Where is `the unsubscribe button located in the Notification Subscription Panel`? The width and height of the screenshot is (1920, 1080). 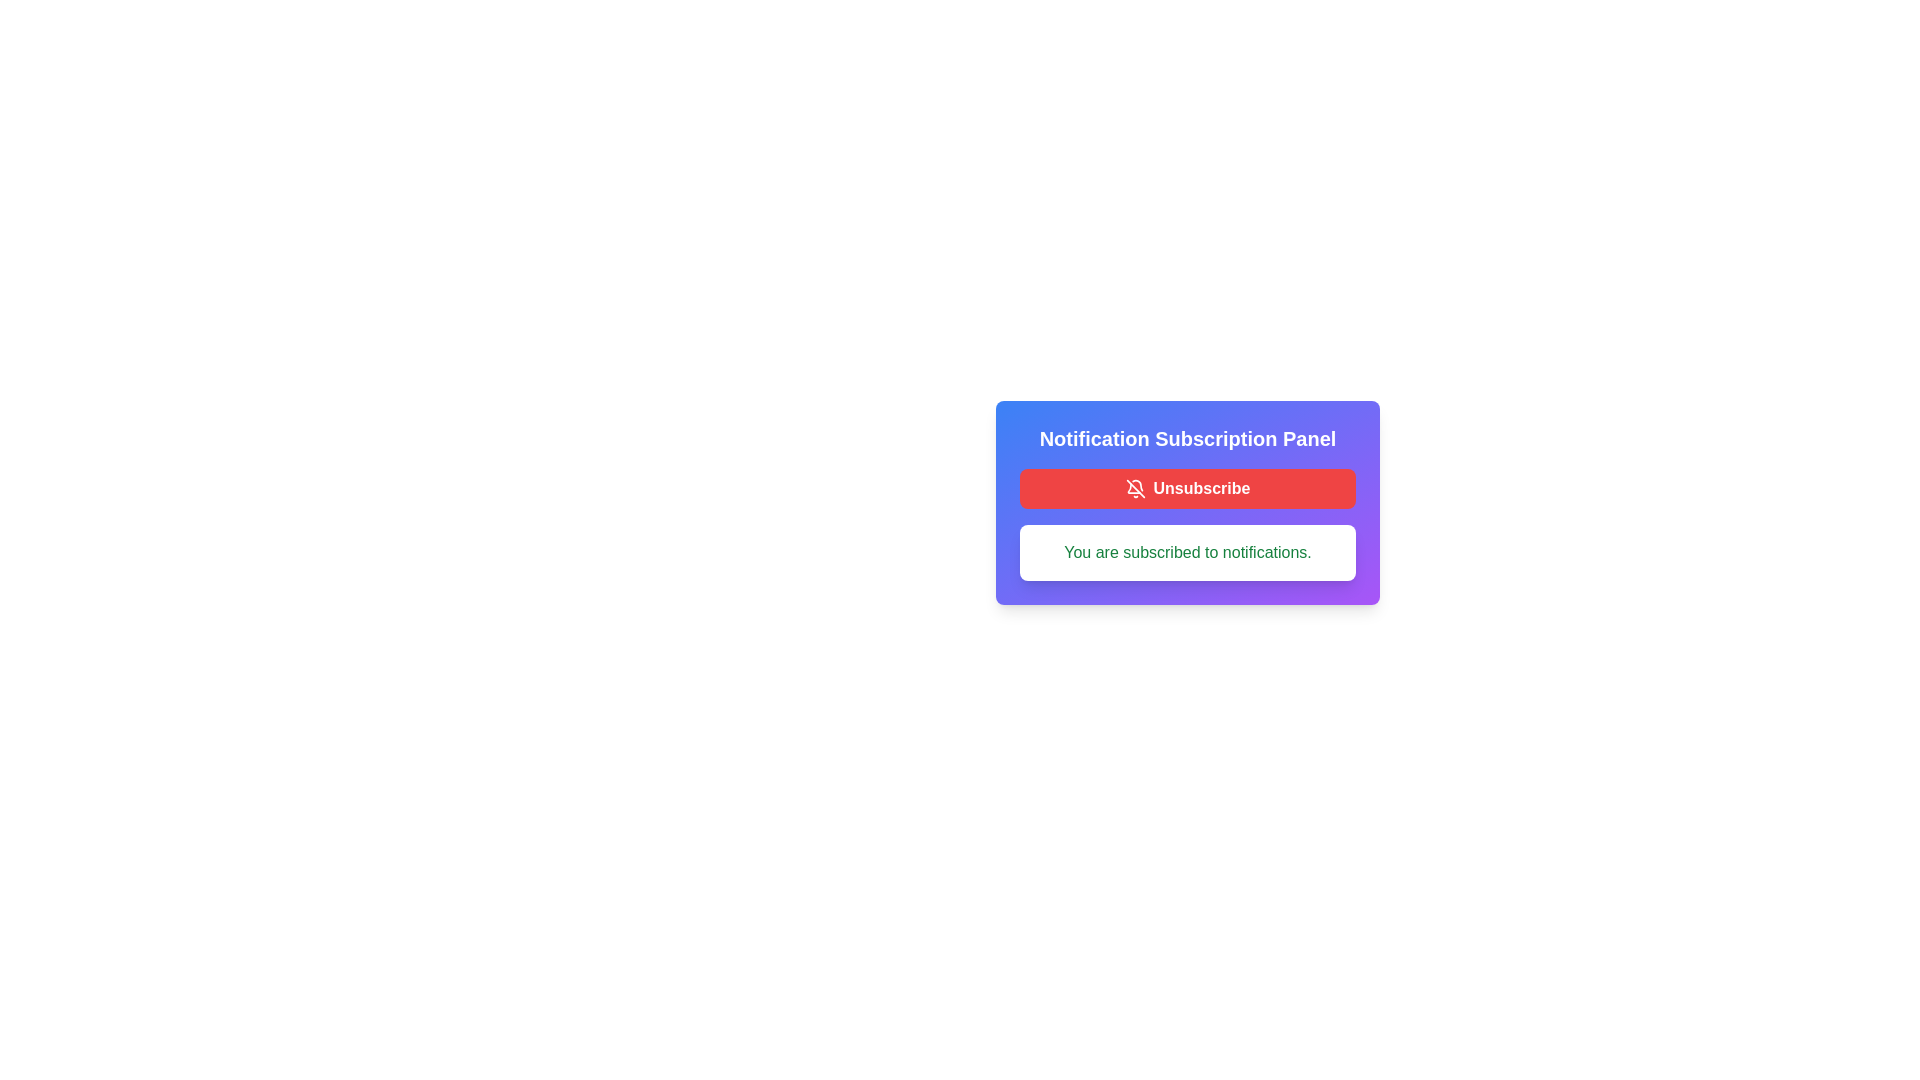
the unsubscribe button located in the Notification Subscription Panel is located at coordinates (1188, 489).